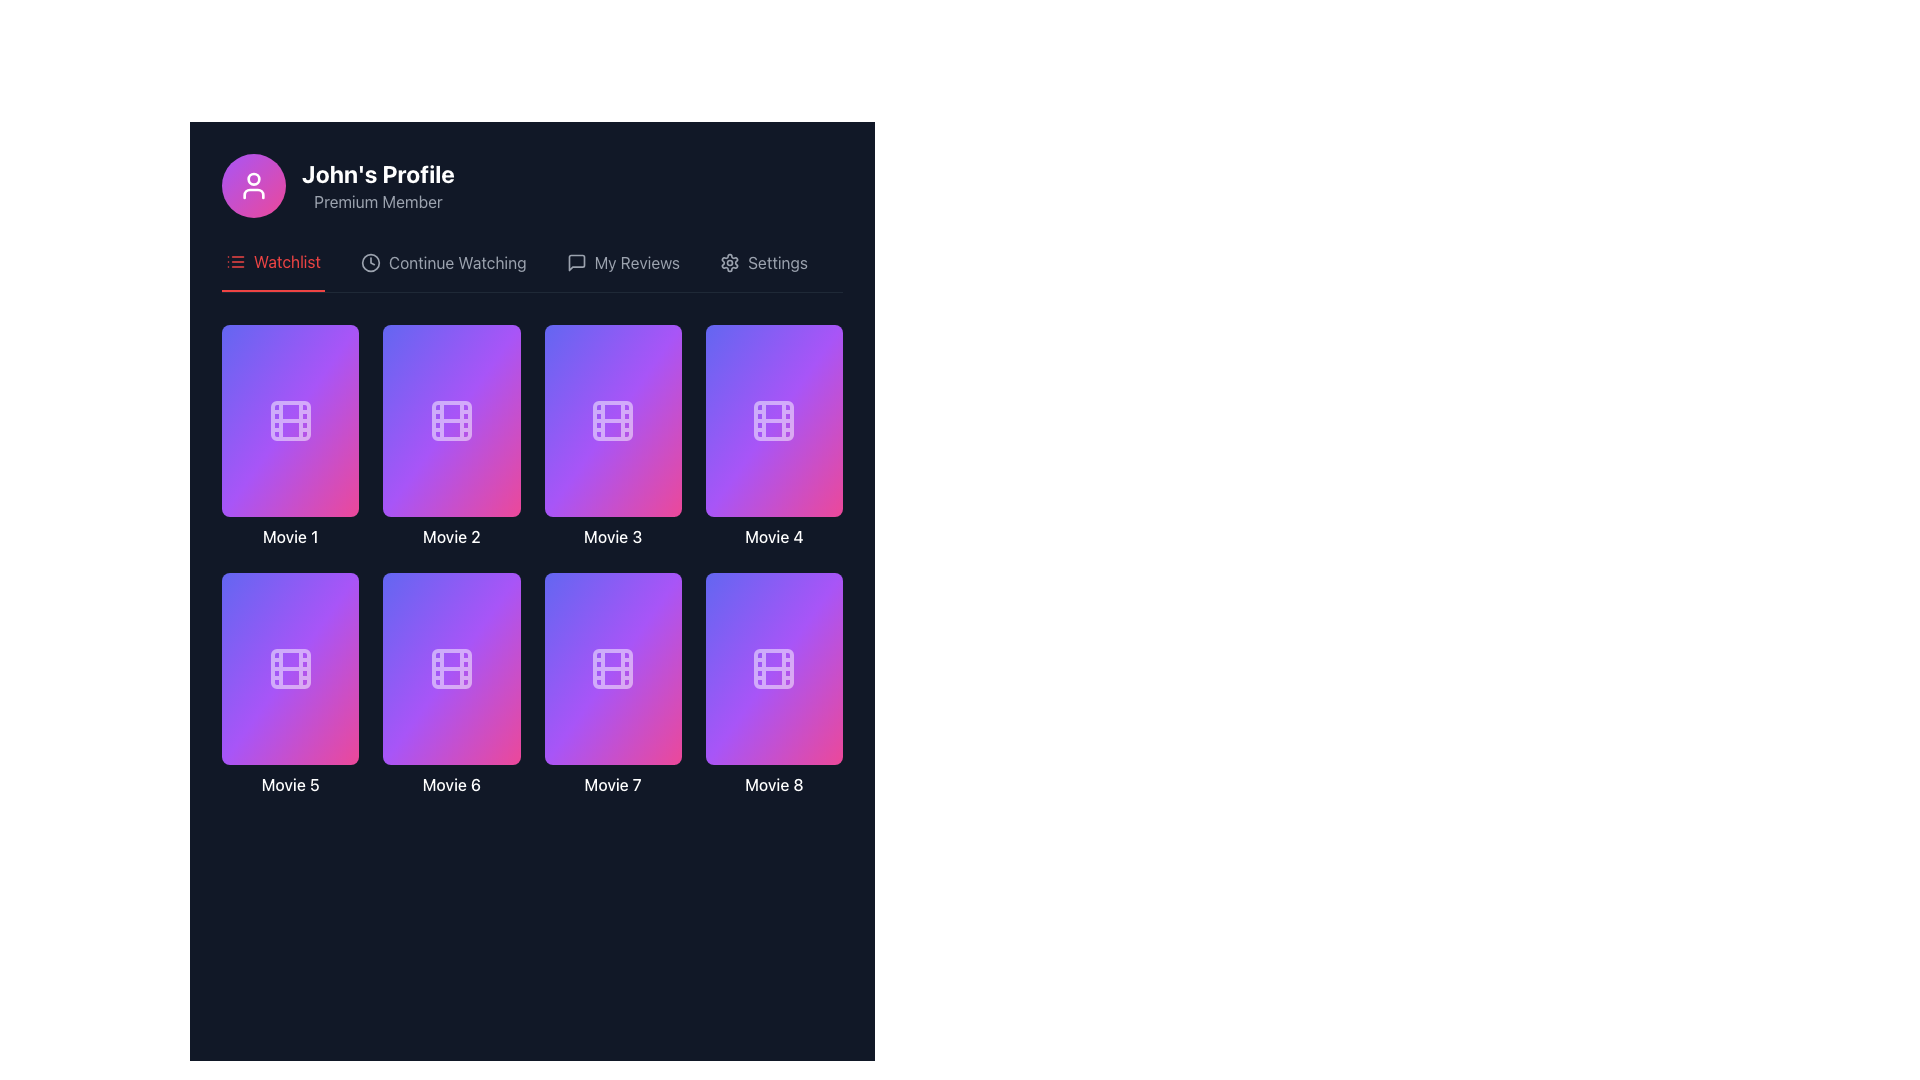 The image size is (1920, 1080). Describe the element at coordinates (267, 469) in the screenshot. I see `the 'like' button located in the bottom-left corner of the interface` at that location.